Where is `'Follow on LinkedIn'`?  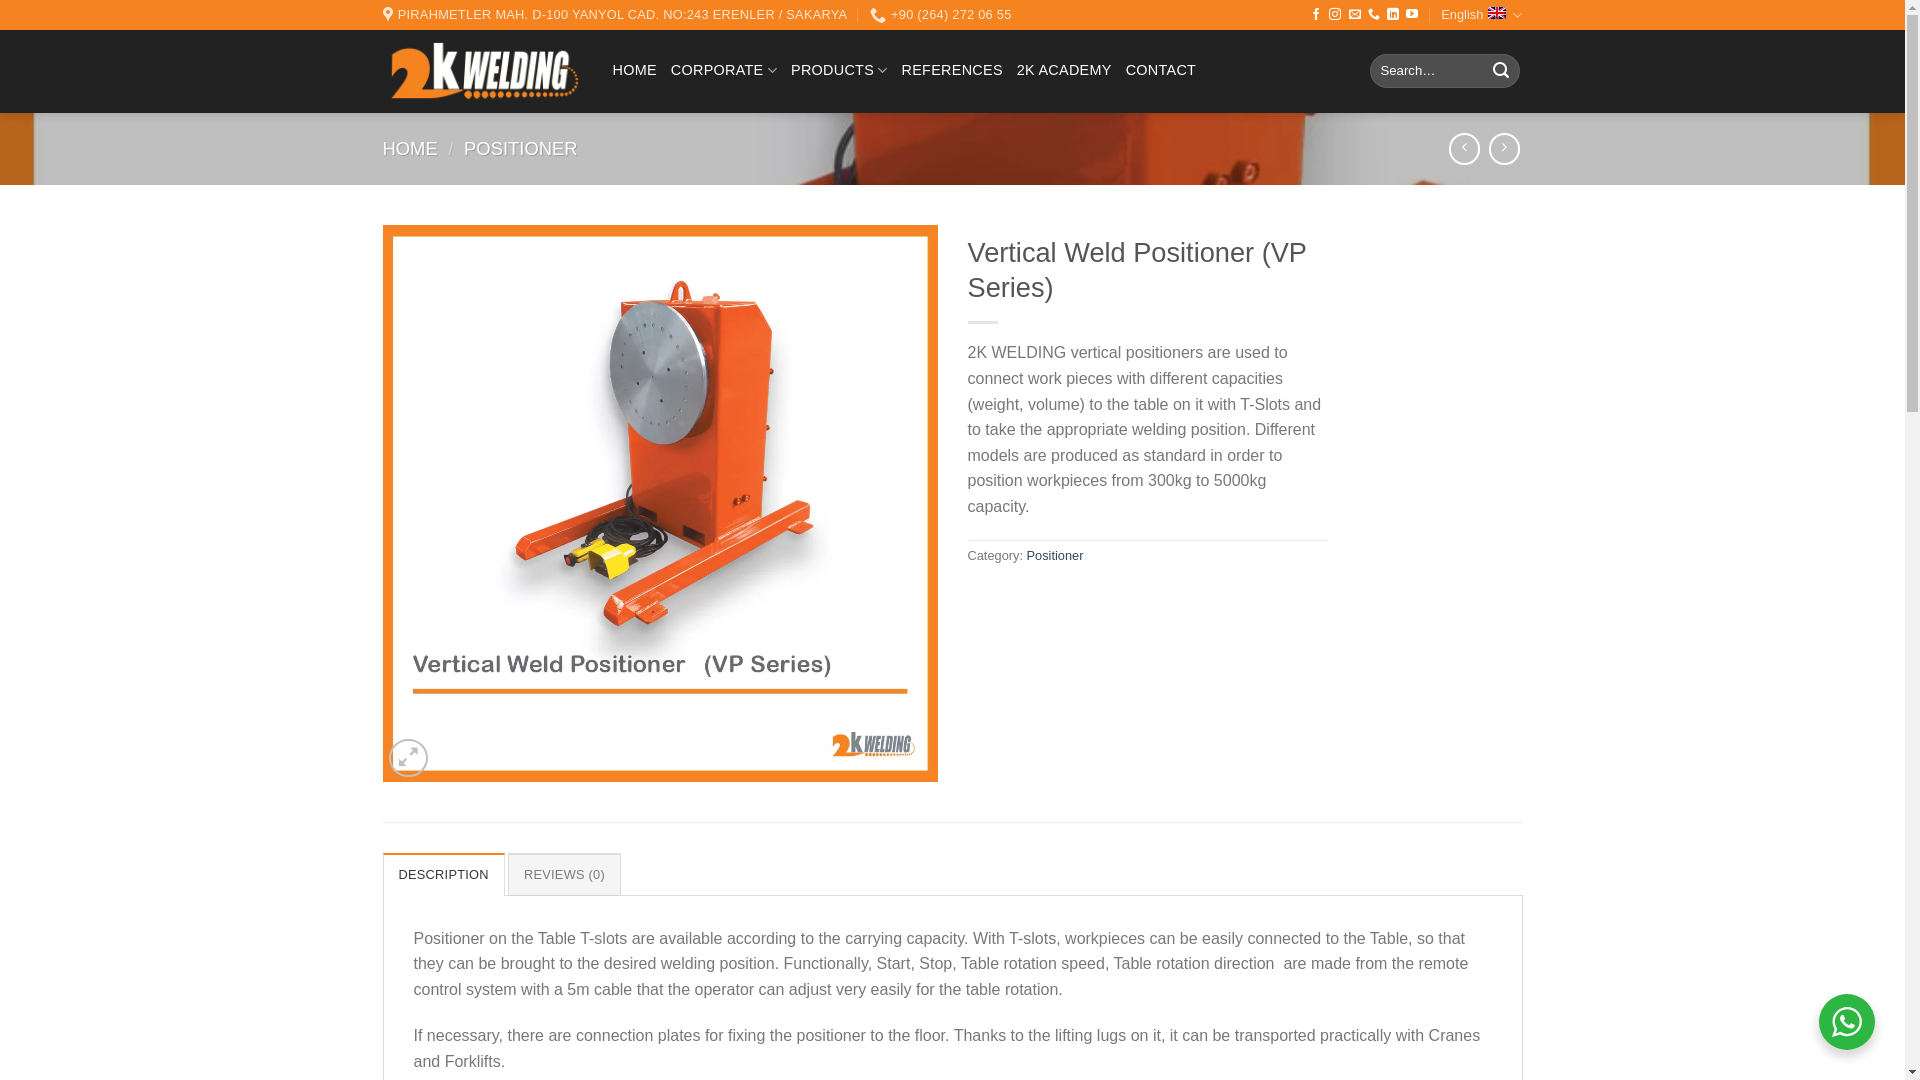
'Follow on LinkedIn' is located at coordinates (1391, 15).